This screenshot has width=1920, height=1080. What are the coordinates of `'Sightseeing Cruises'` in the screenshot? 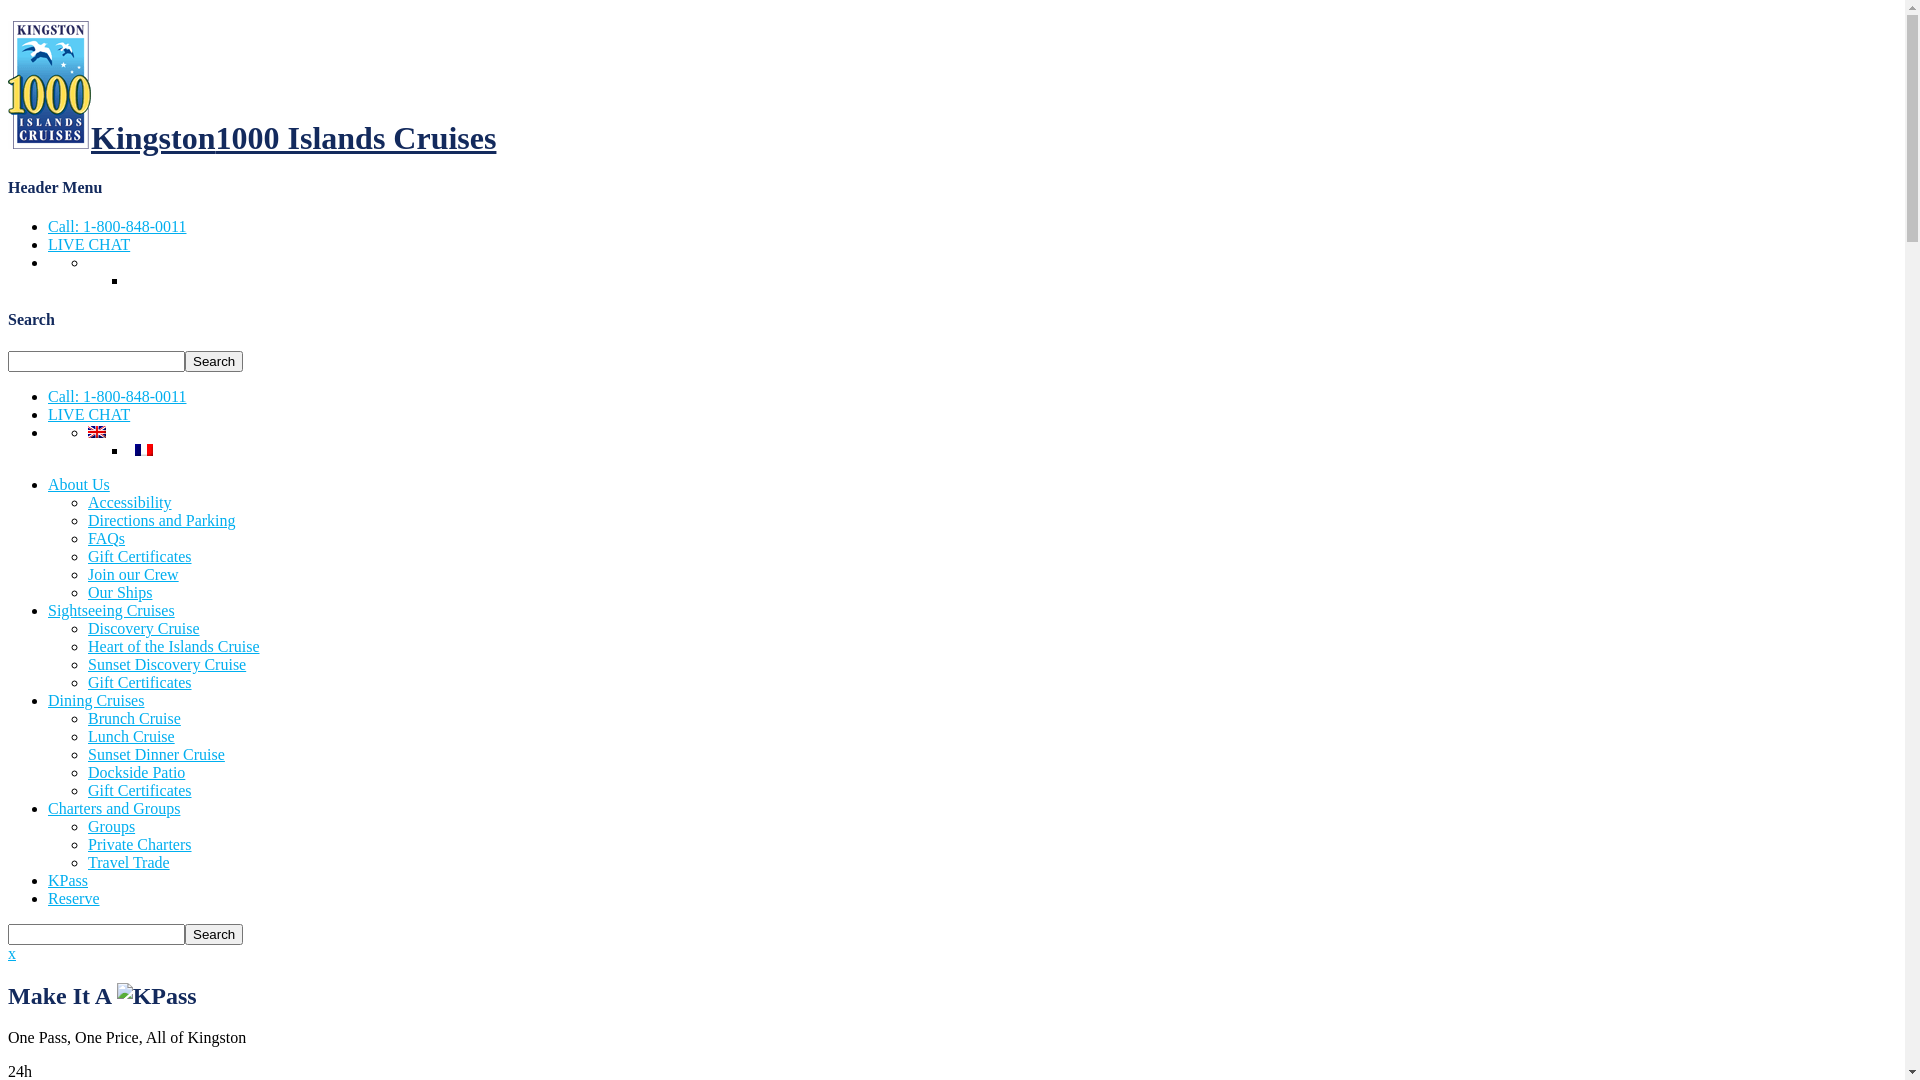 It's located at (110, 609).